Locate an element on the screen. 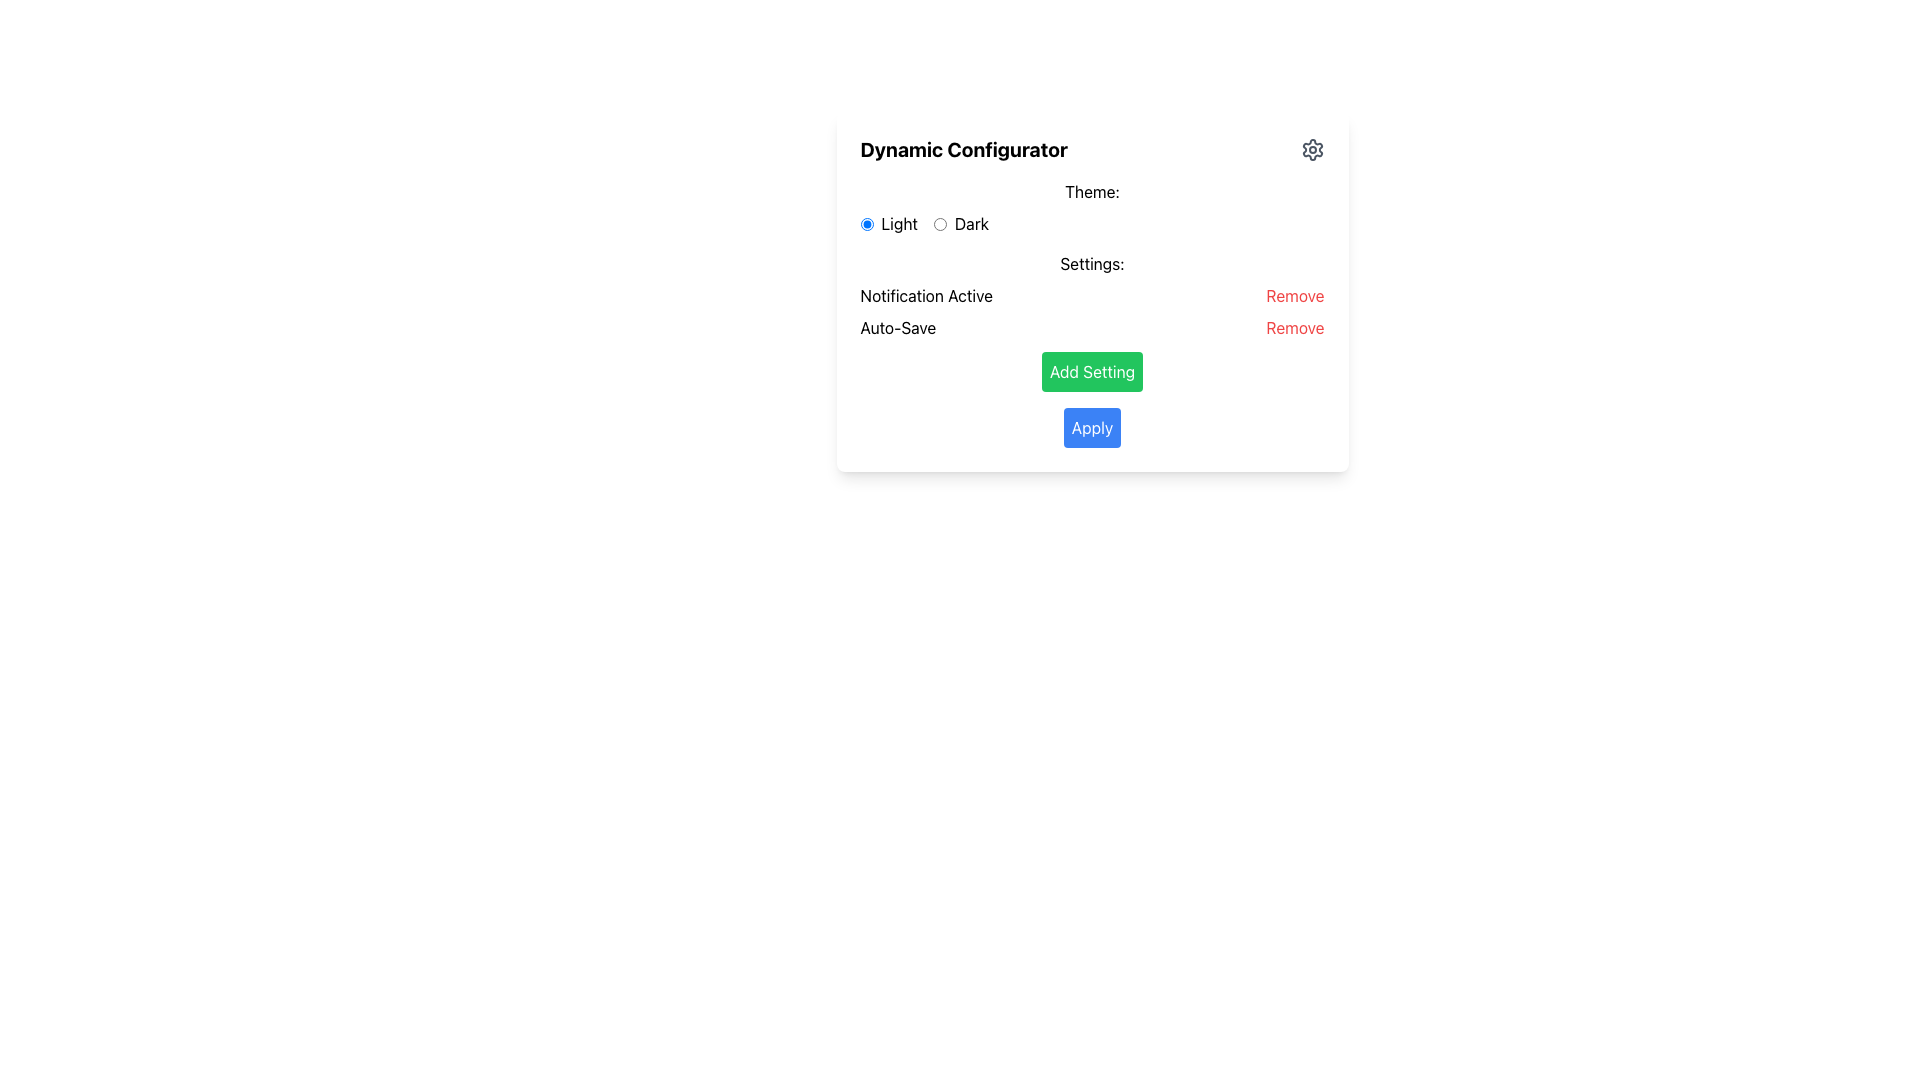 This screenshot has height=1080, width=1920. the 'Dark' theme radio button is located at coordinates (939, 223).